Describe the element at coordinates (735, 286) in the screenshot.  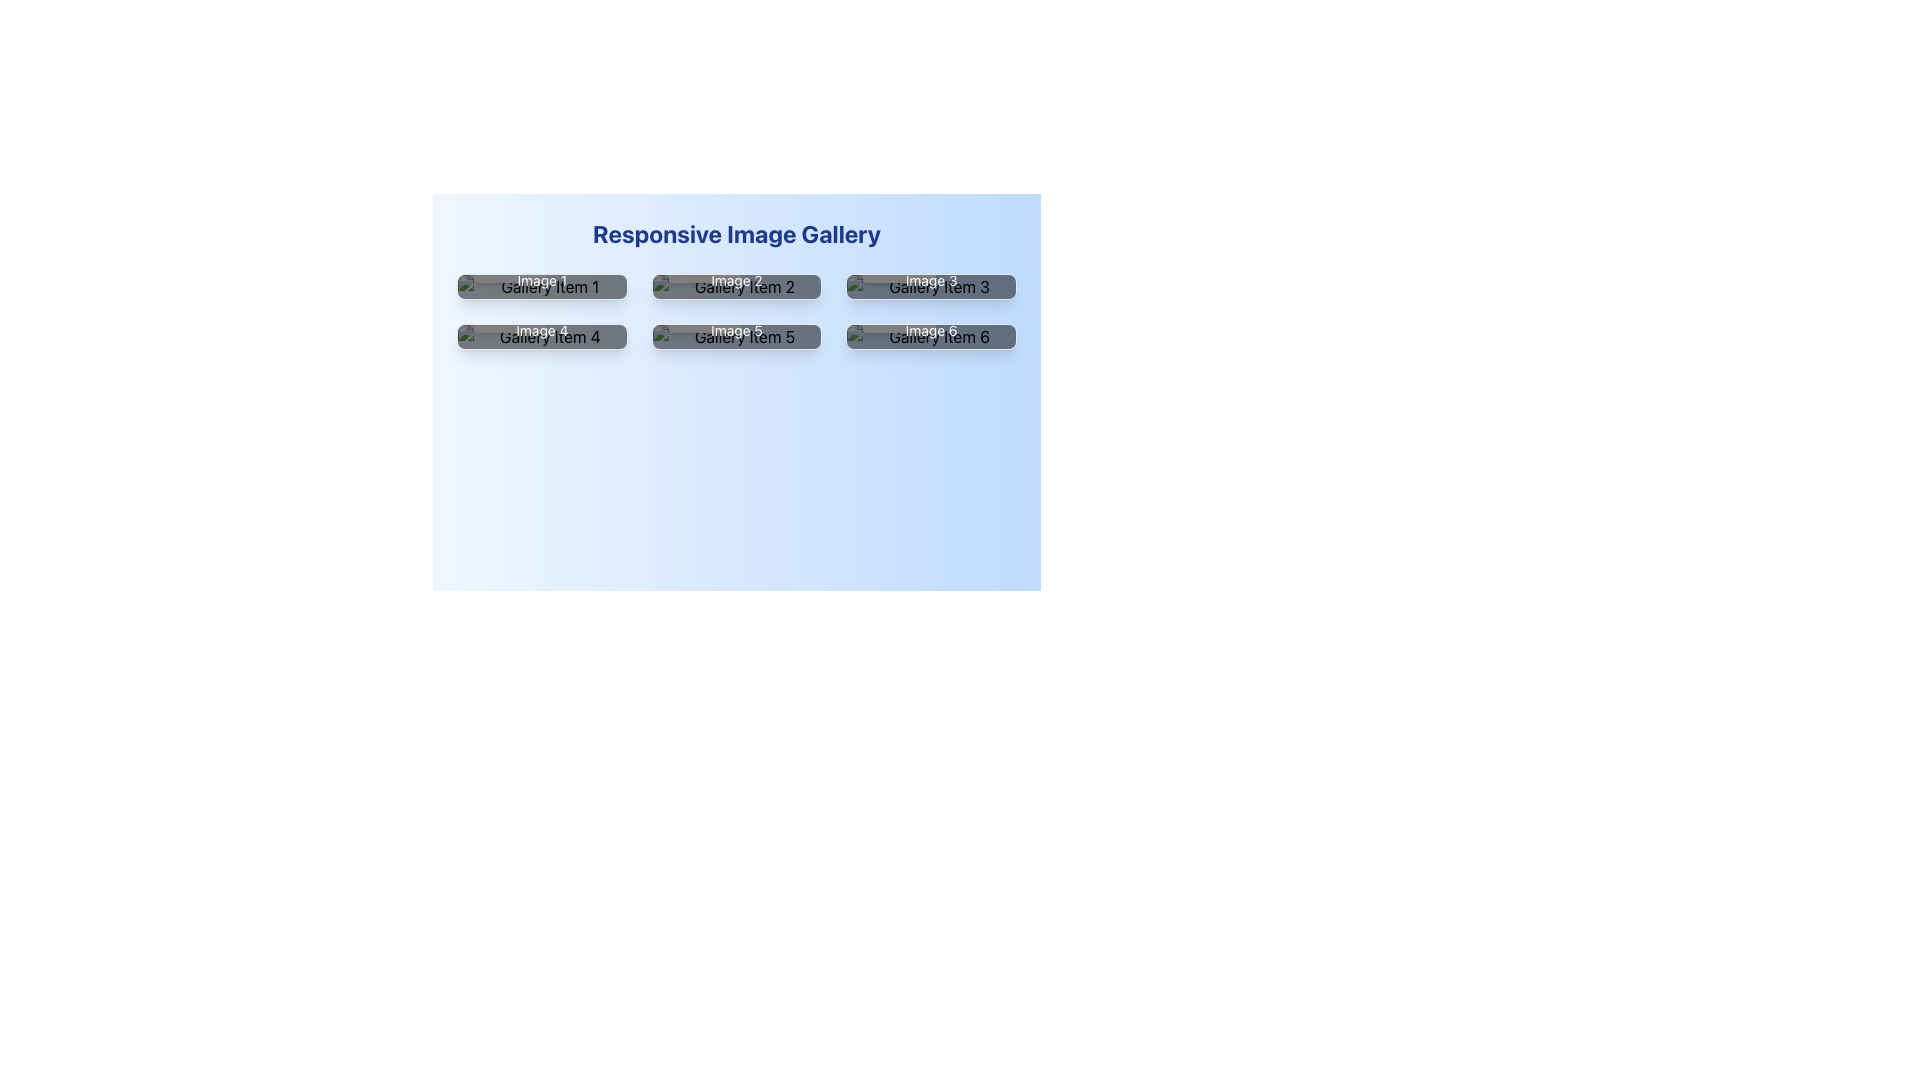
I see `the Clickable Card element in the second column of the first row labeled 'Gallery Item 2'` at that location.